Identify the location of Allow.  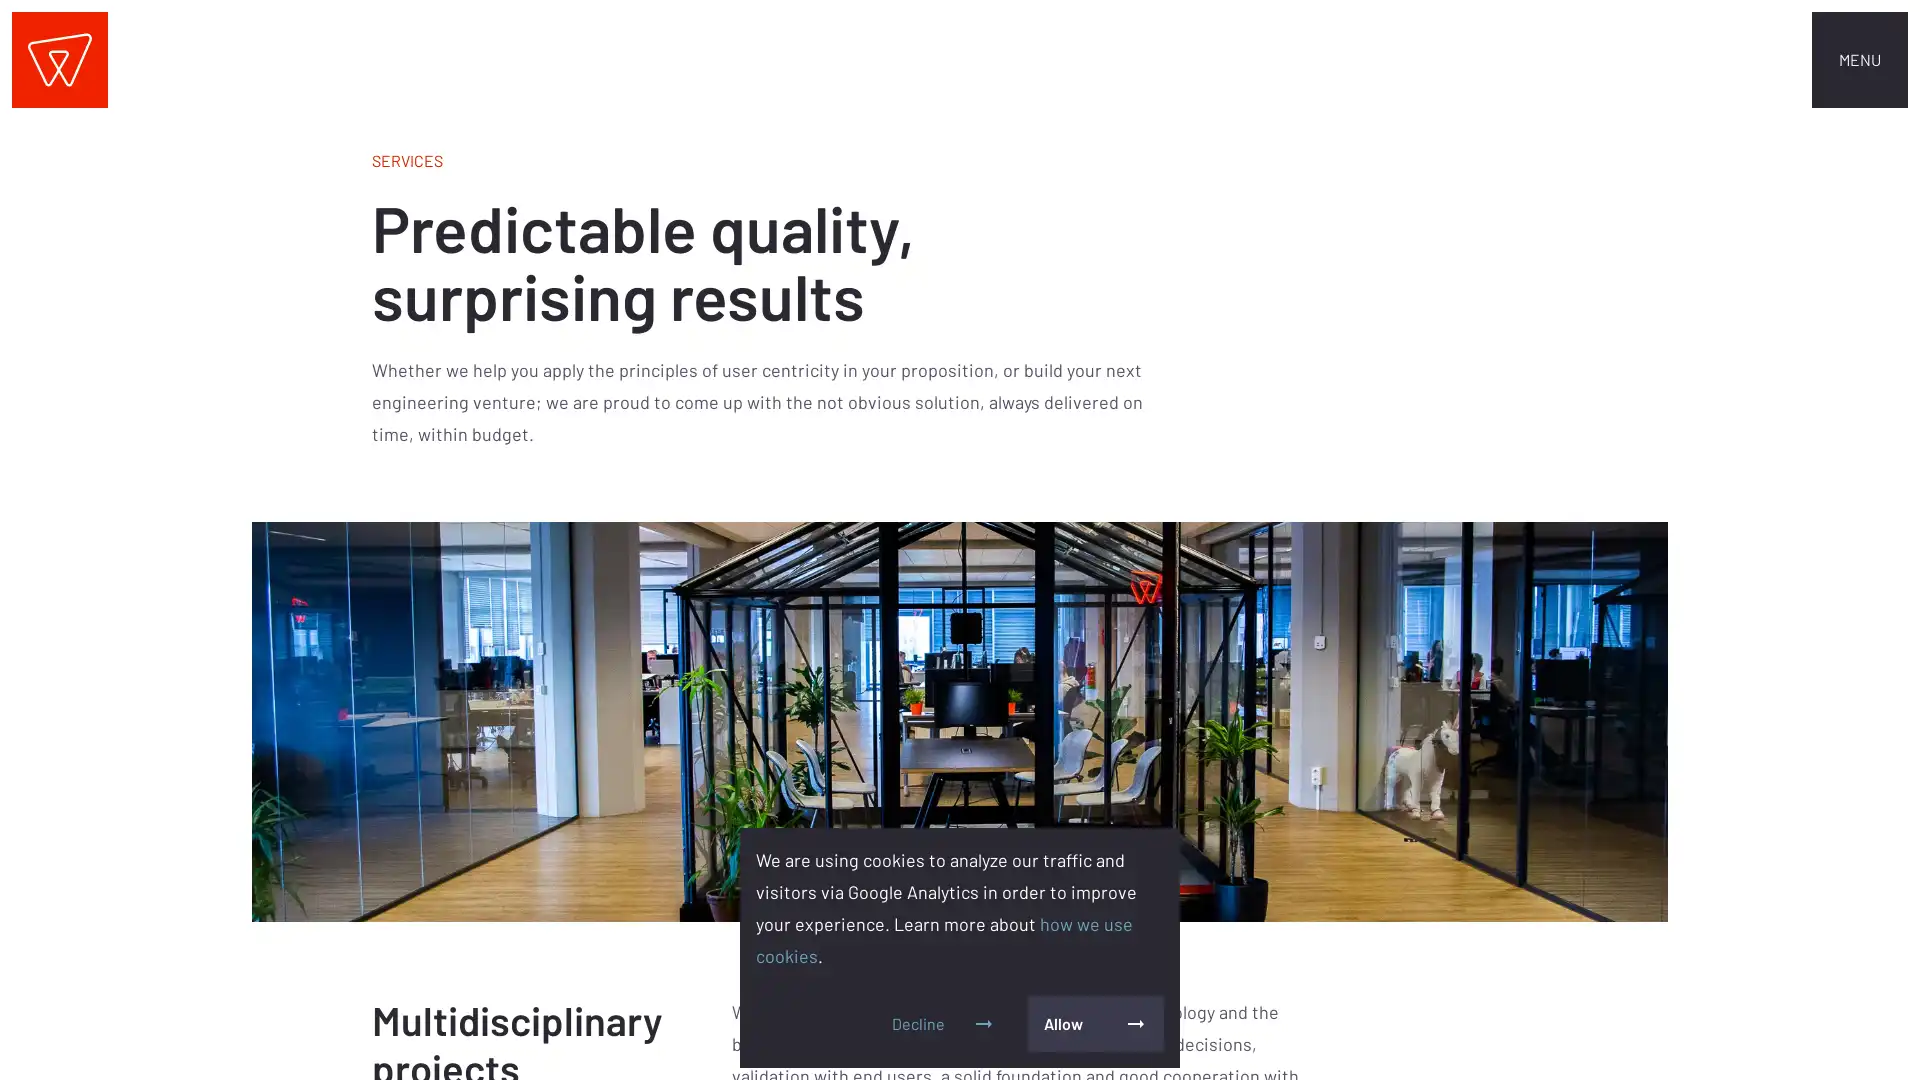
(1094, 1023).